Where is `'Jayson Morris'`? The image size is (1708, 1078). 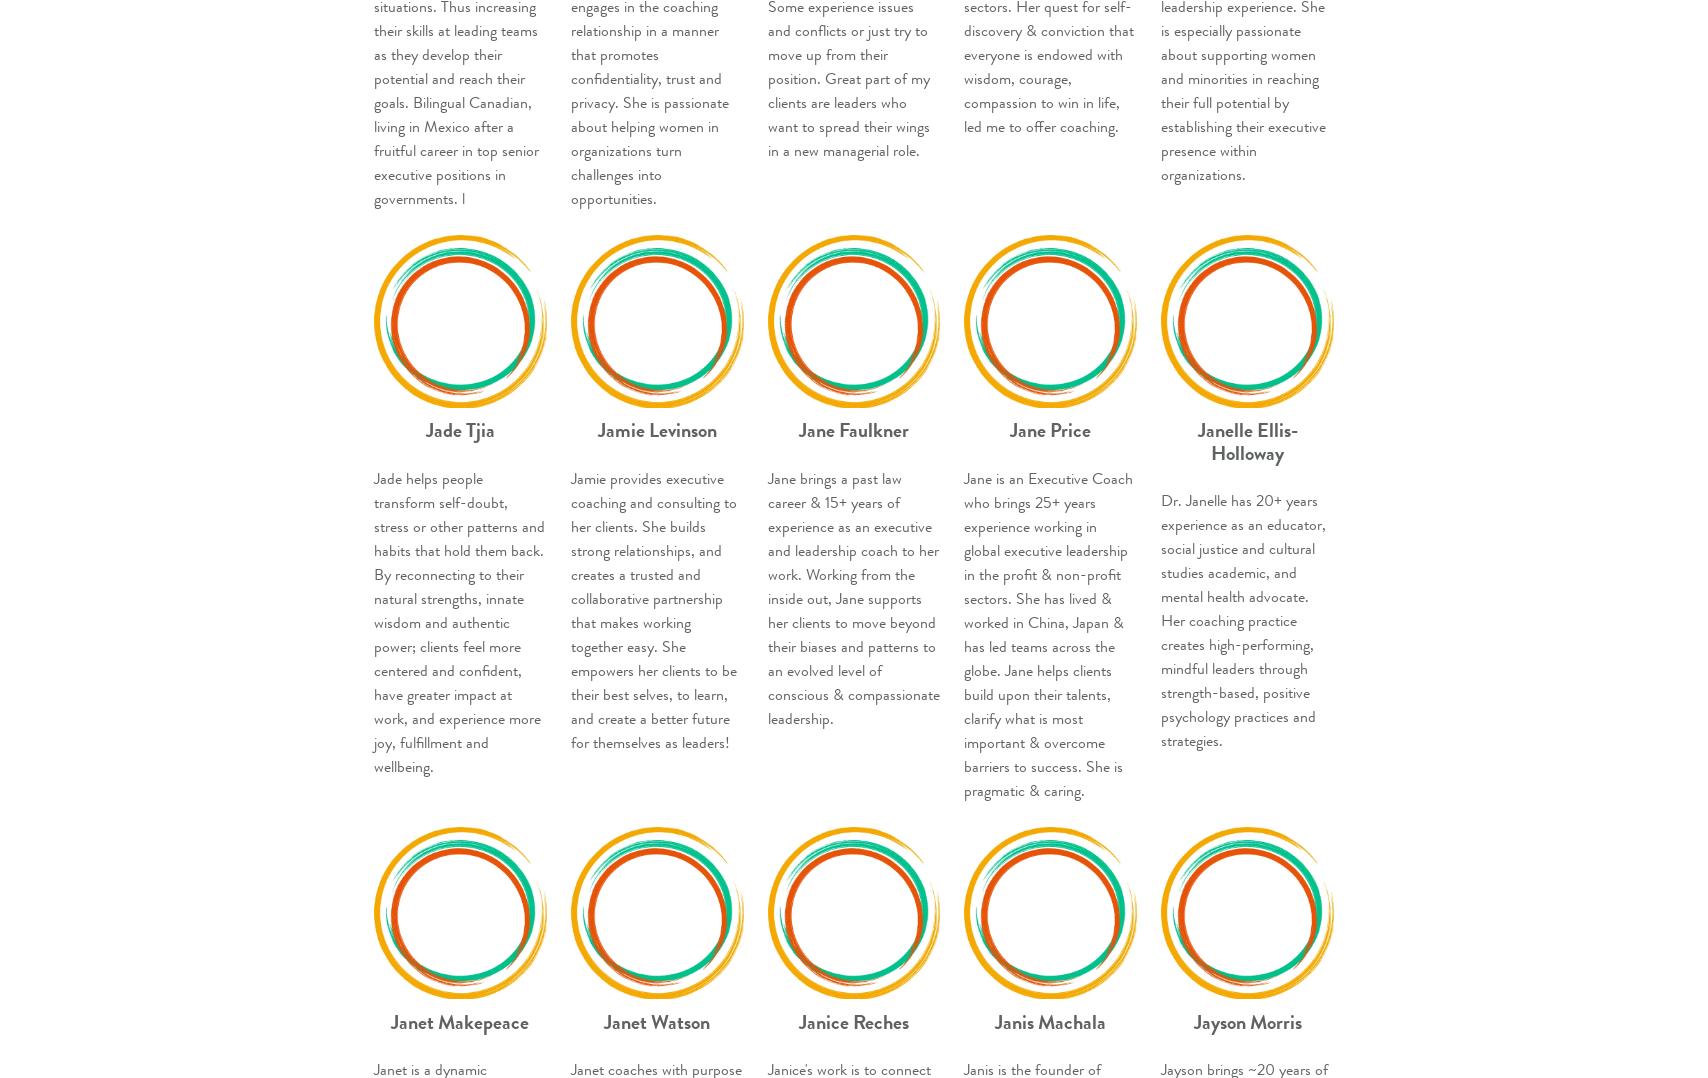 'Jayson Morris' is located at coordinates (1247, 1020).